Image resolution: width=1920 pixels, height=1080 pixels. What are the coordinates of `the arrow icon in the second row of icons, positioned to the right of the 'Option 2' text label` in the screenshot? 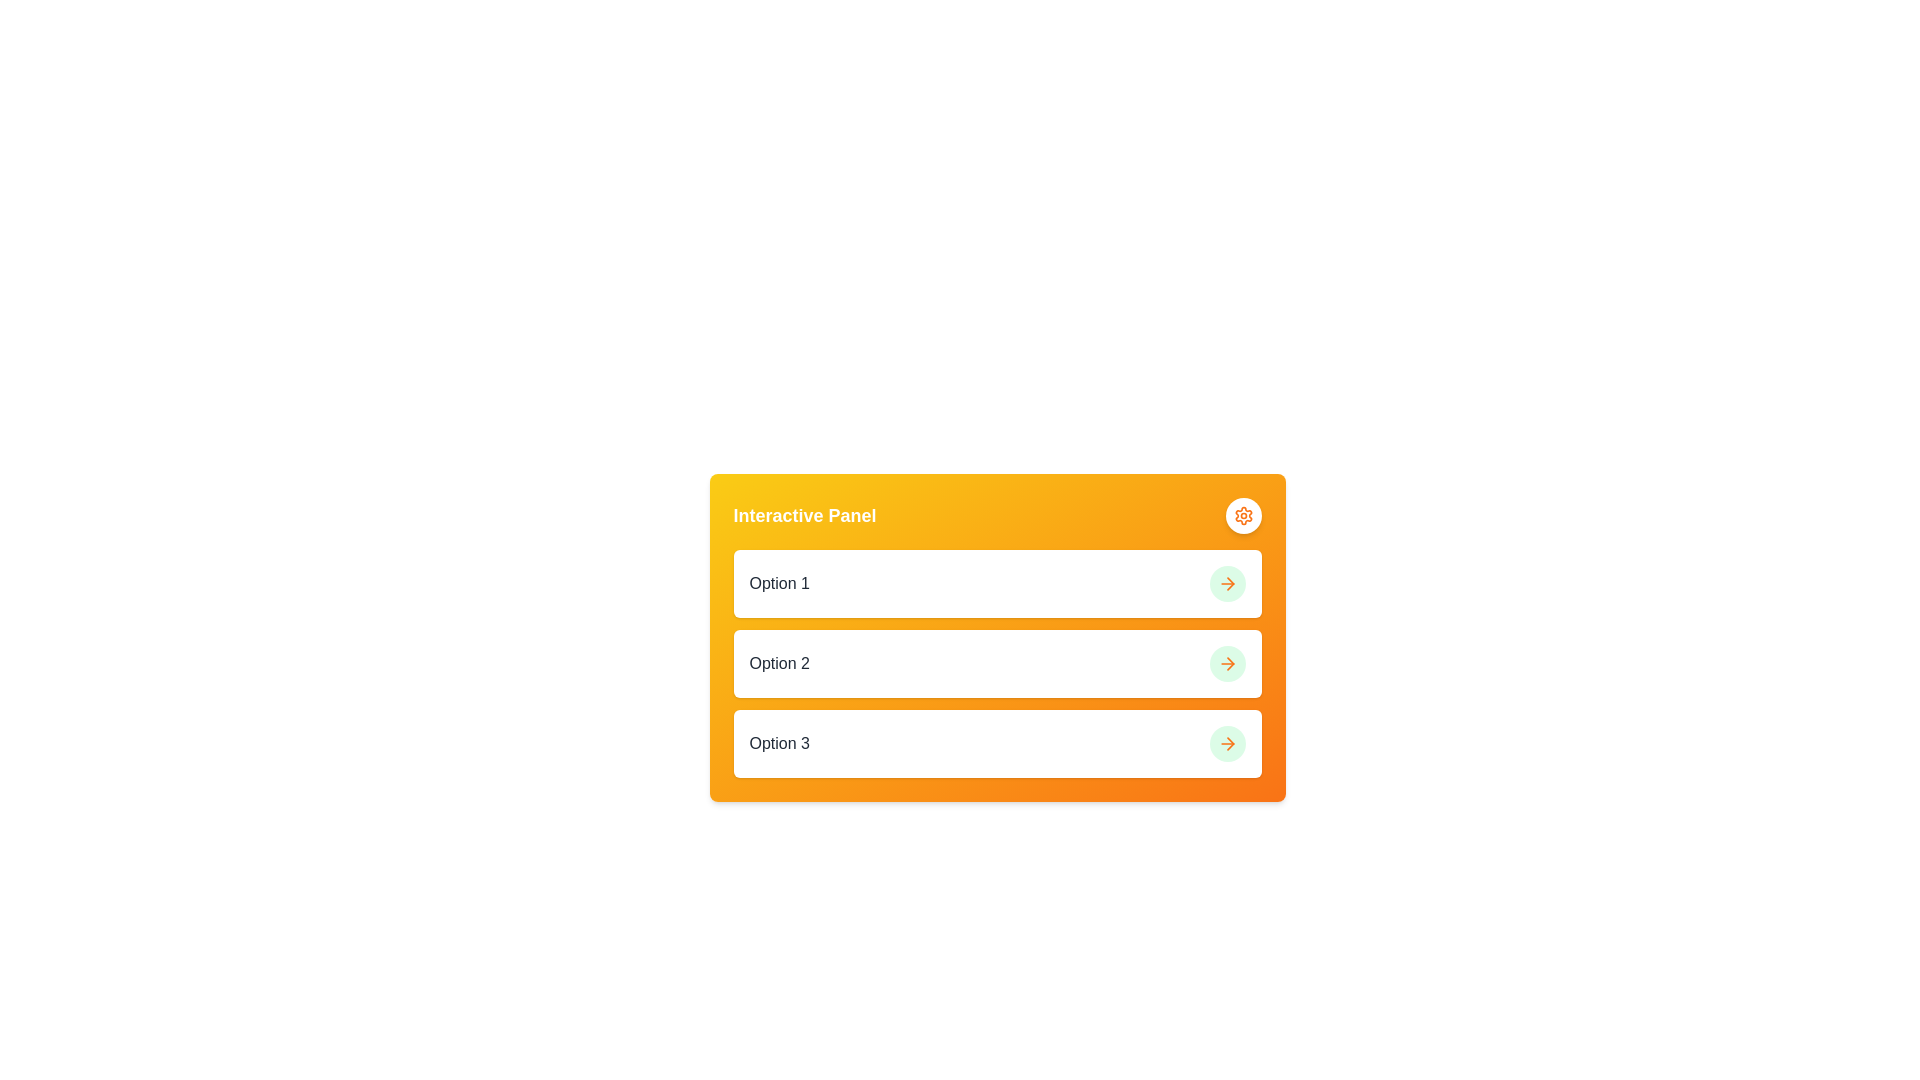 It's located at (1229, 583).